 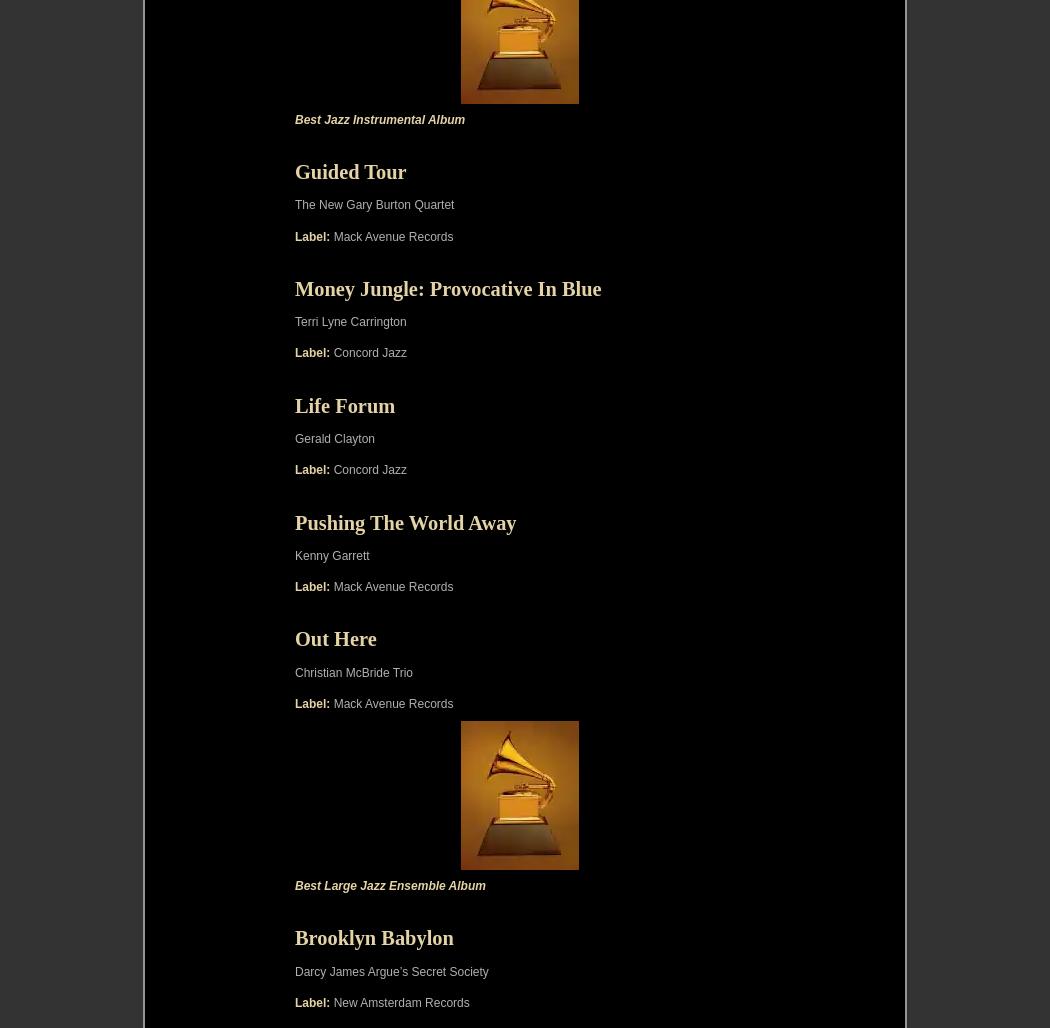 What do you see at coordinates (344, 405) in the screenshot?
I see `'Life Forum'` at bounding box center [344, 405].